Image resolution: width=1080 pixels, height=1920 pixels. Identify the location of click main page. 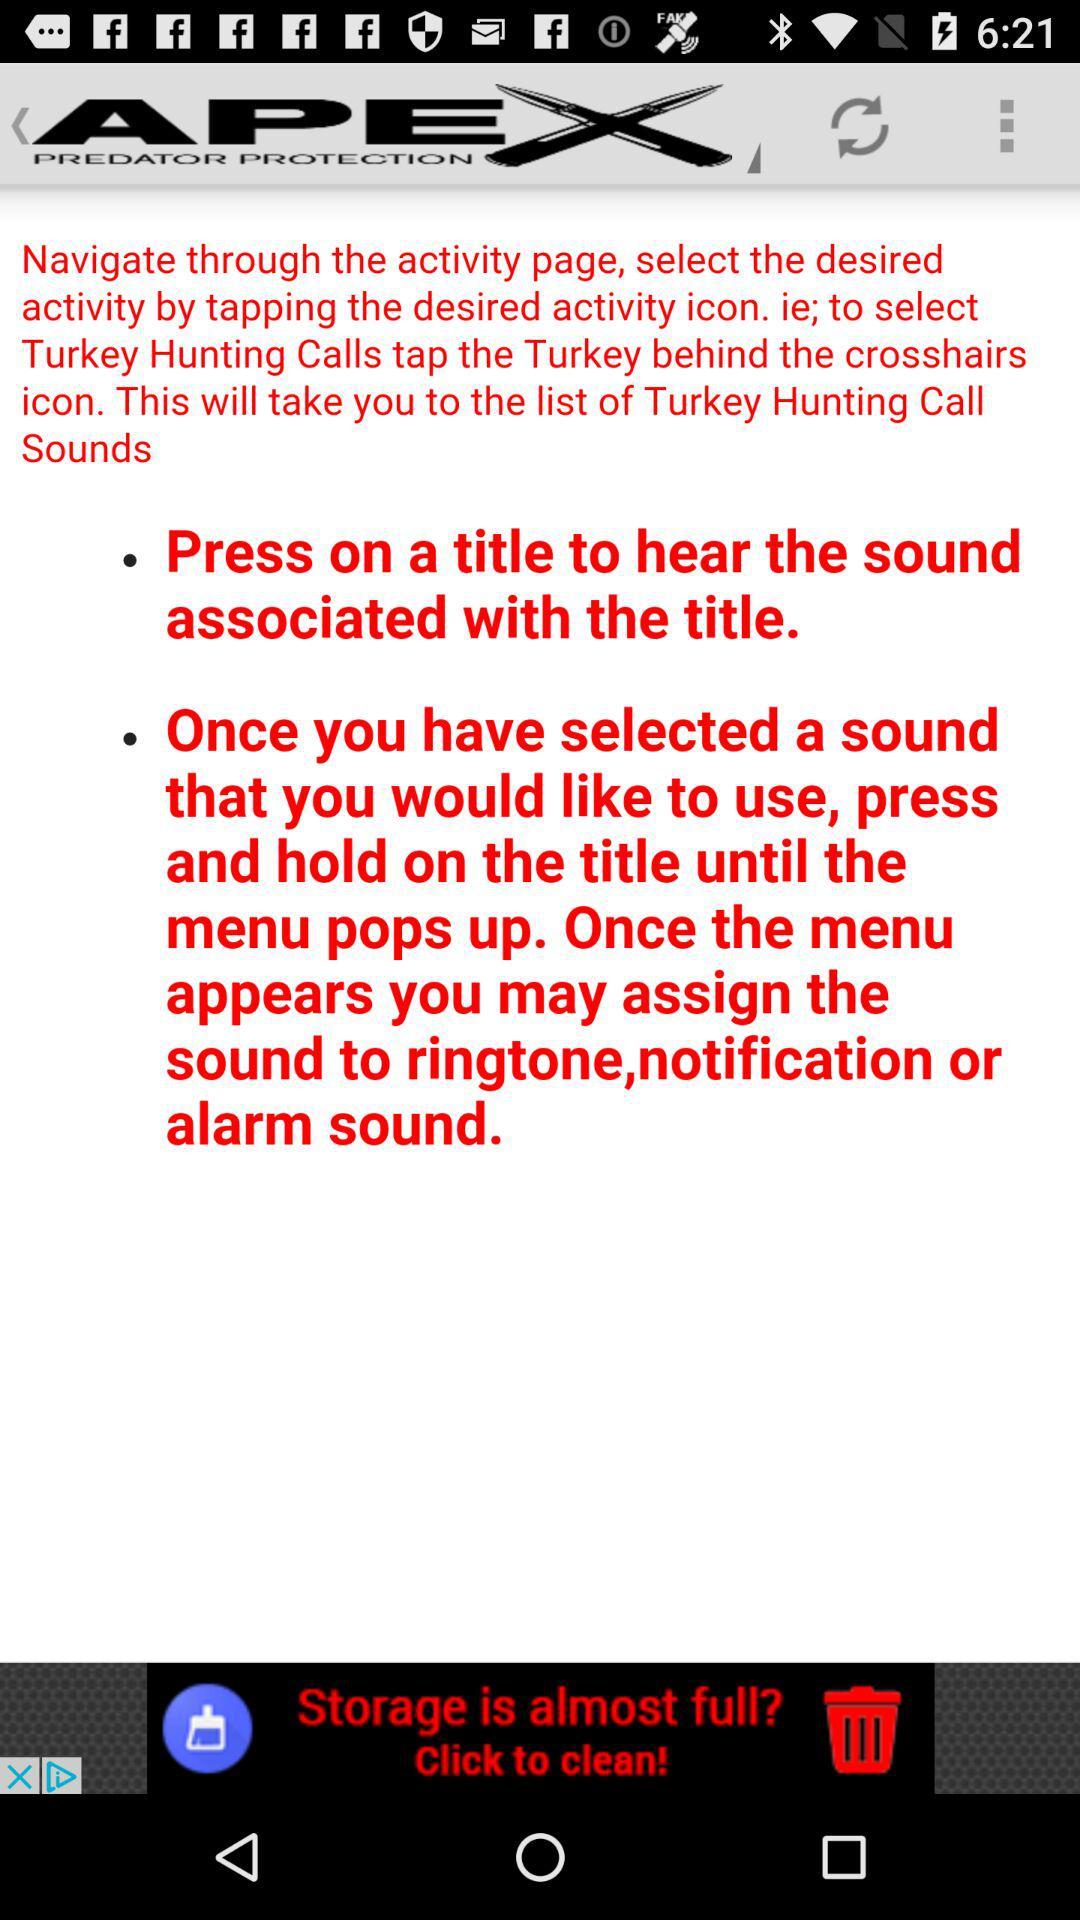
(540, 924).